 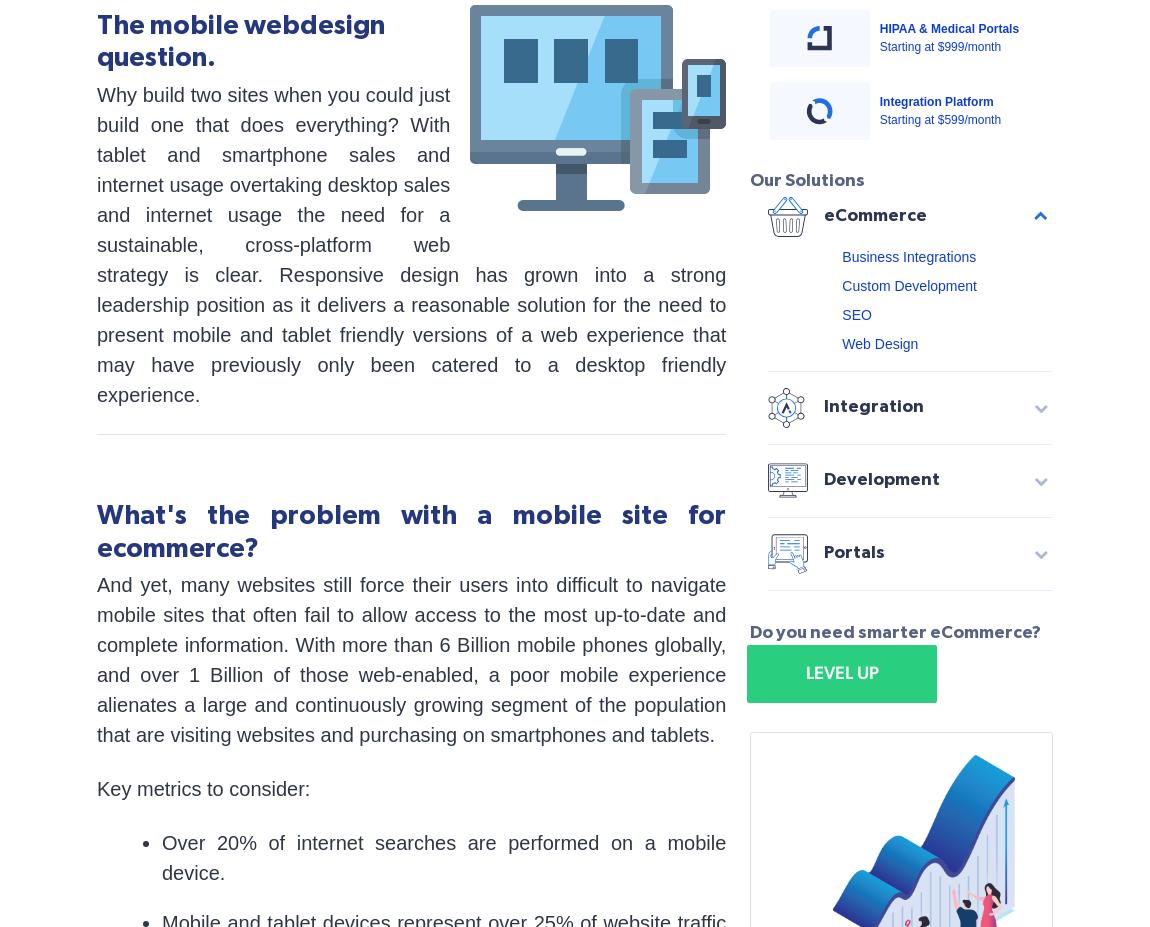 I want to click on 'What's the problem with a mobile site for ecommerce?', so click(x=411, y=531).